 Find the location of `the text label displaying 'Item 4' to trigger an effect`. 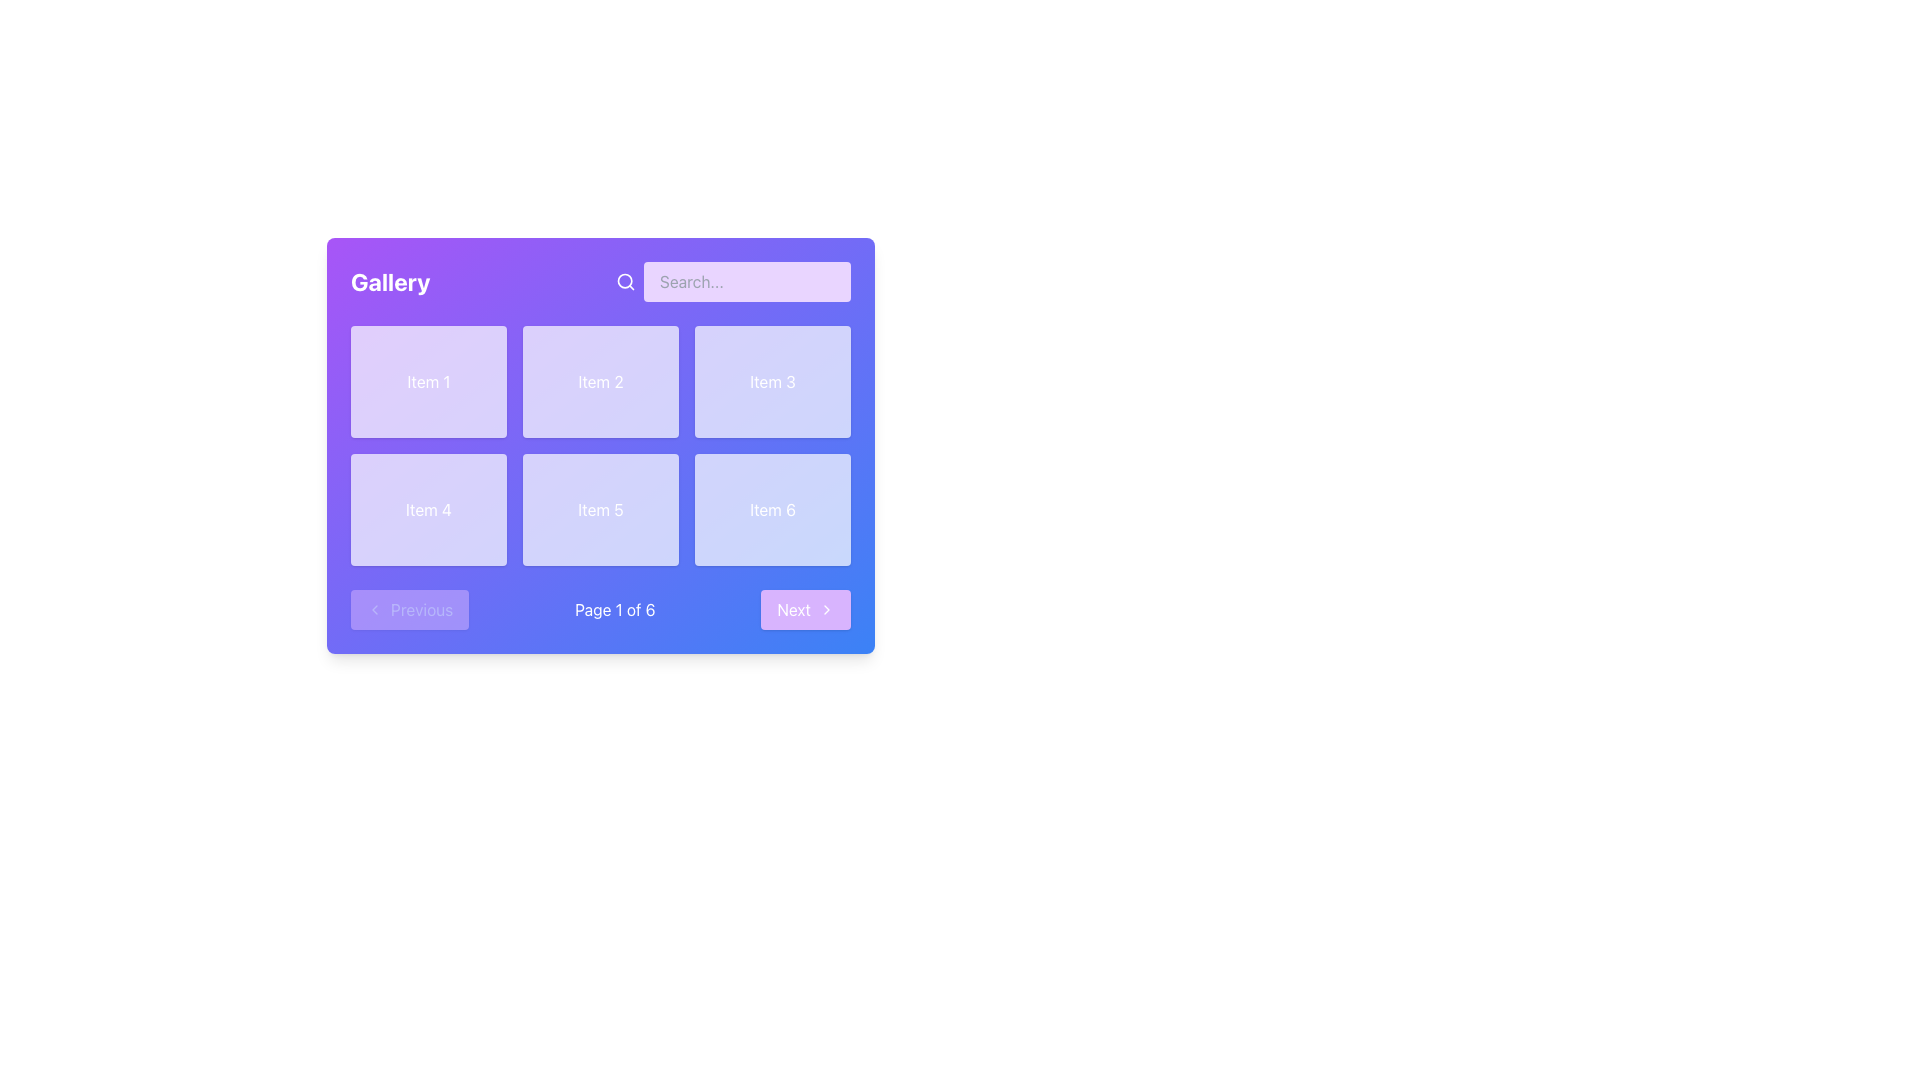

the text label displaying 'Item 4' to trigger an effect is located at coordinates (427, 508).